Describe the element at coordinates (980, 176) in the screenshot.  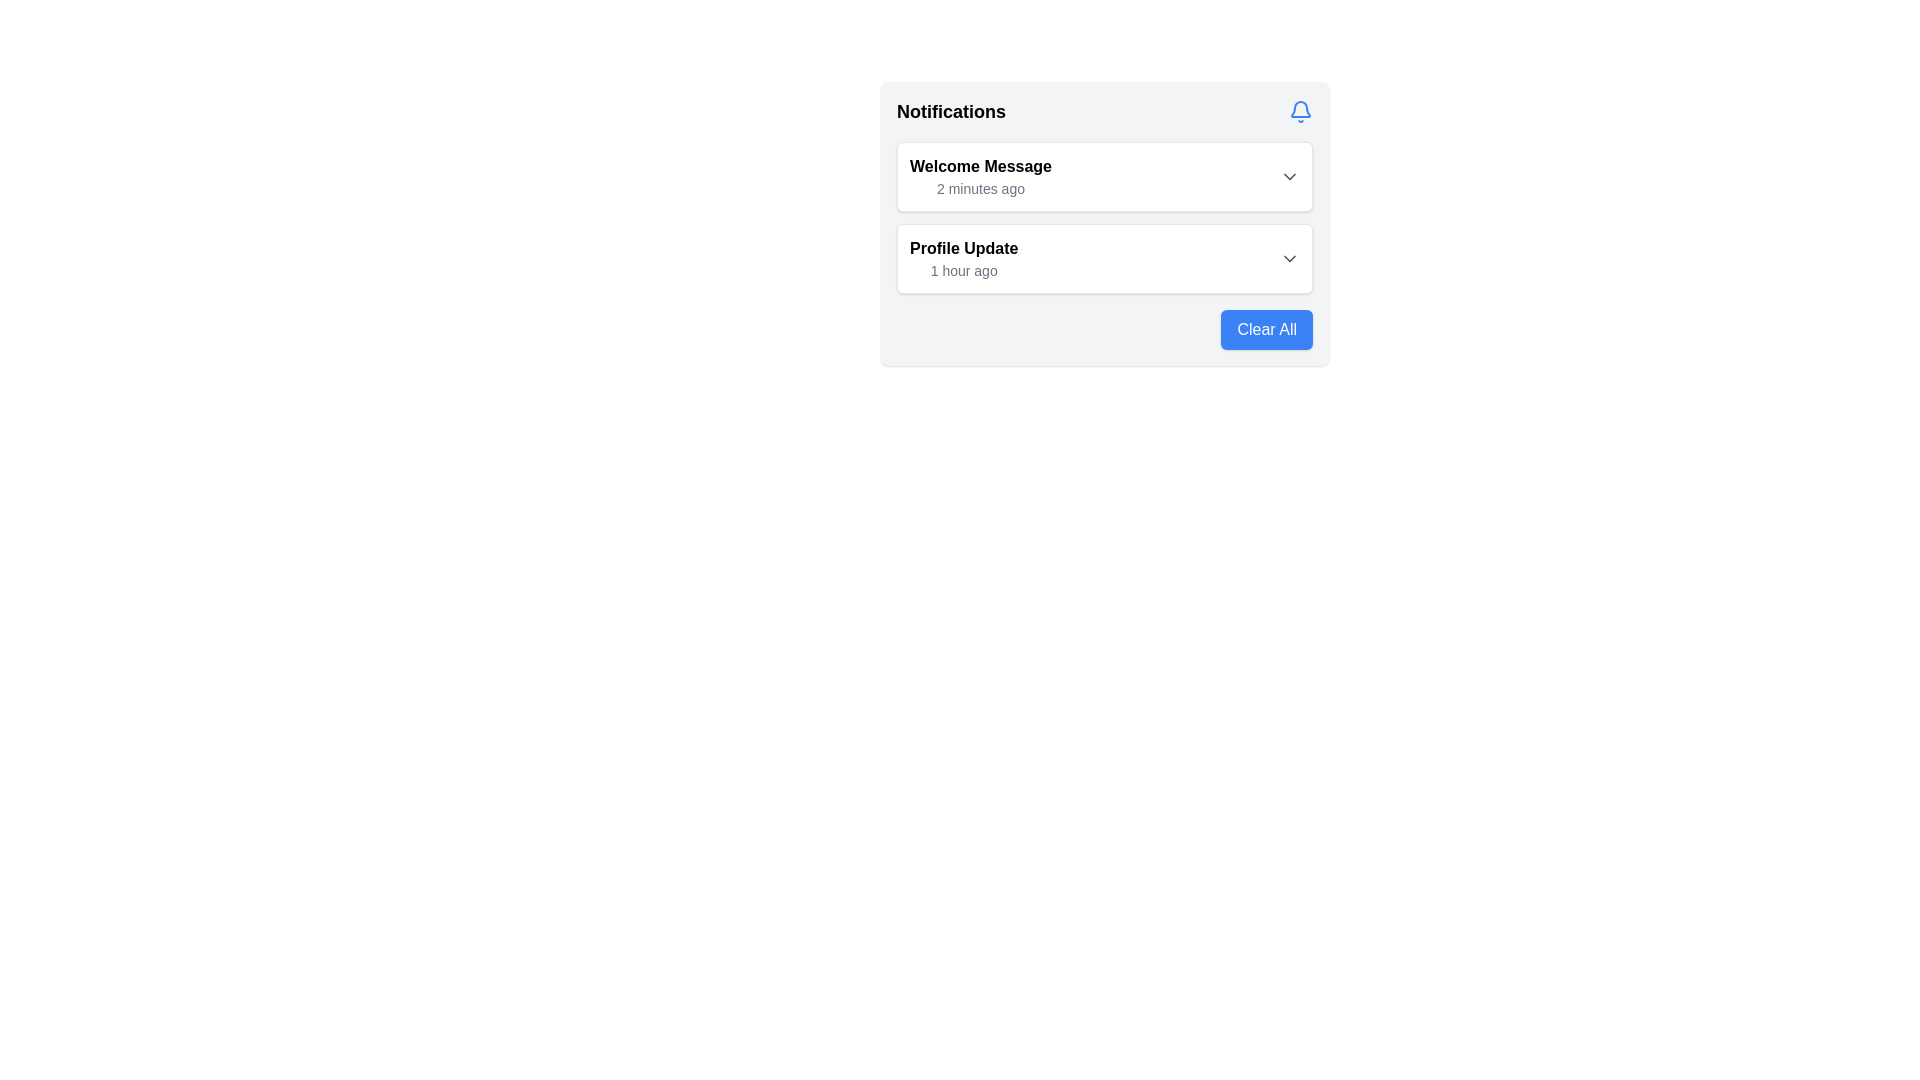
I see `text content of the notification titled 'Welcome Message' with the timestamp '2 minutes ago' located at the top of the notifications panel` at that location.